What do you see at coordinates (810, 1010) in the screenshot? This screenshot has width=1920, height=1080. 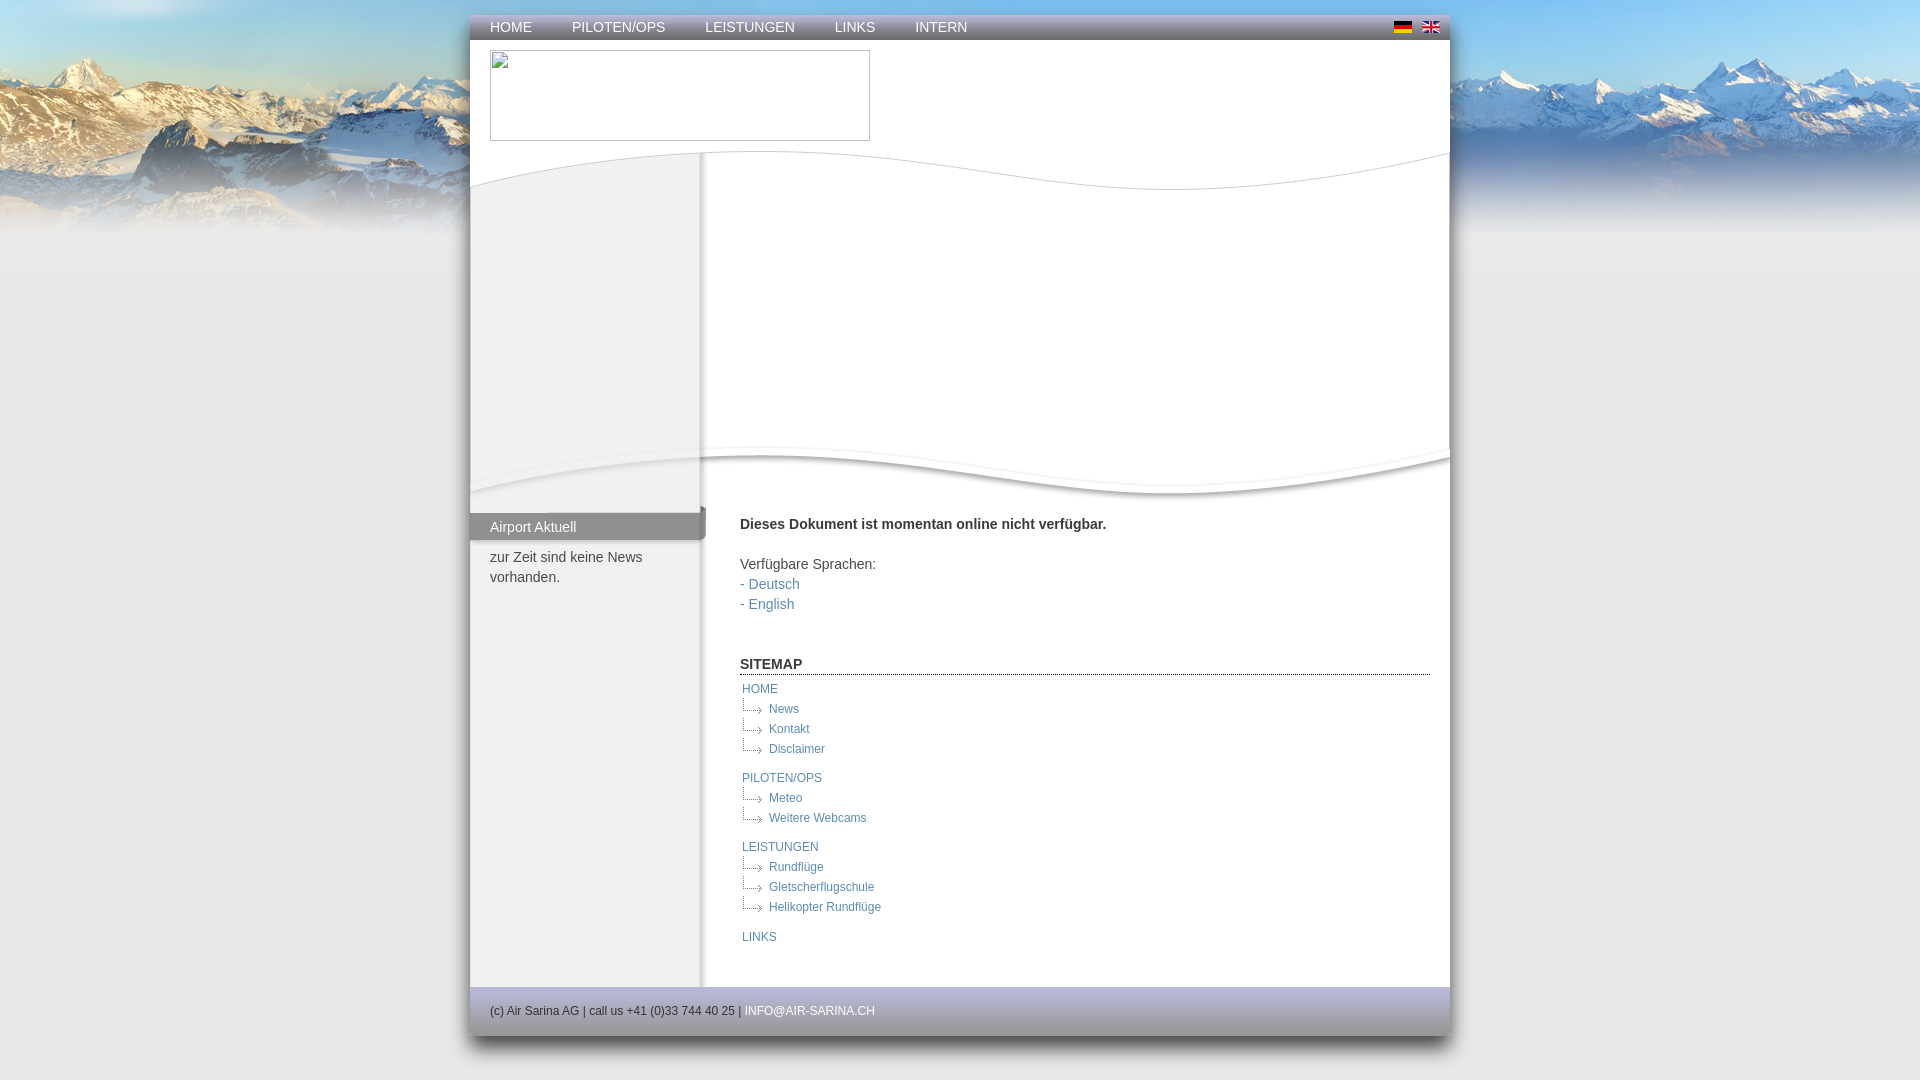 I see `'INFO@AIR-SARINA.CH'` at bounding box center [810, 1010].